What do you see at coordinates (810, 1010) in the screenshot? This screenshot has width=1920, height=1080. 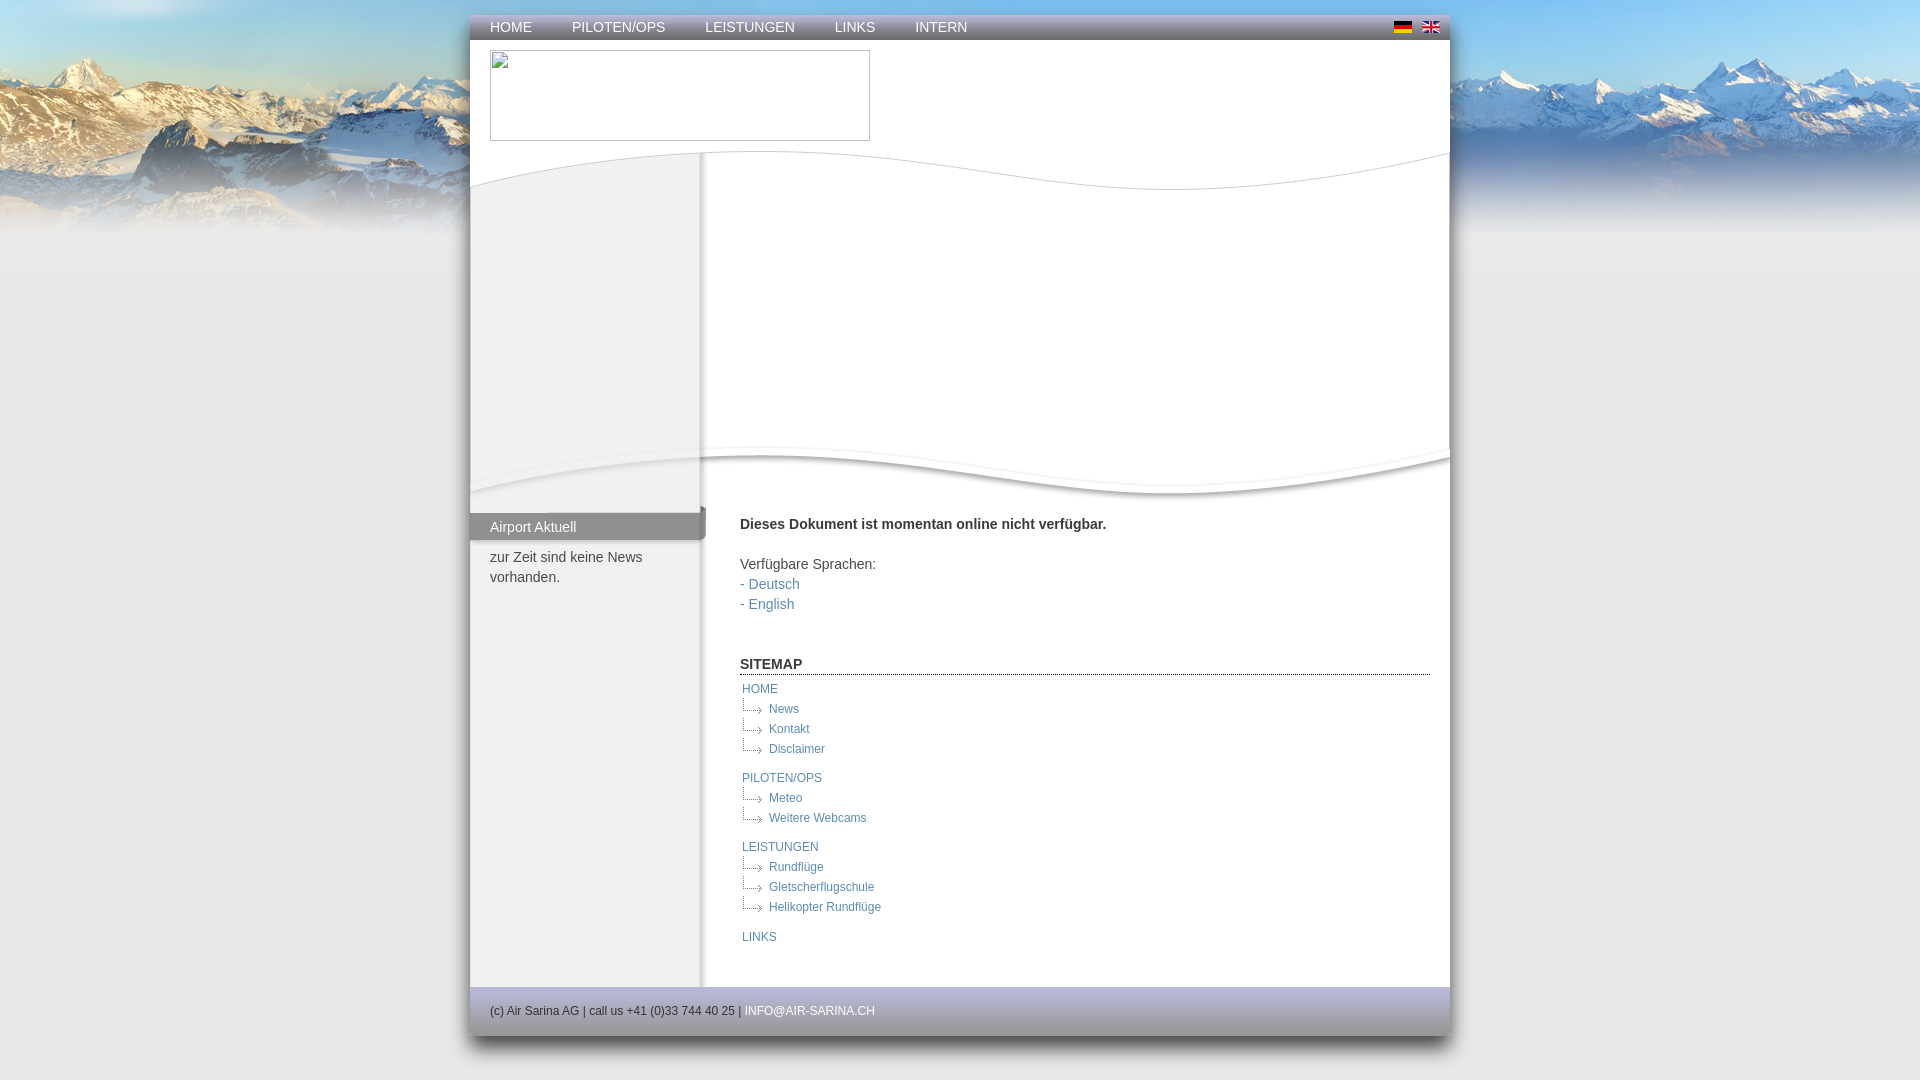 I see `'INFO@AIR-SARINA.CH'` at bounding box center [810, 1010].